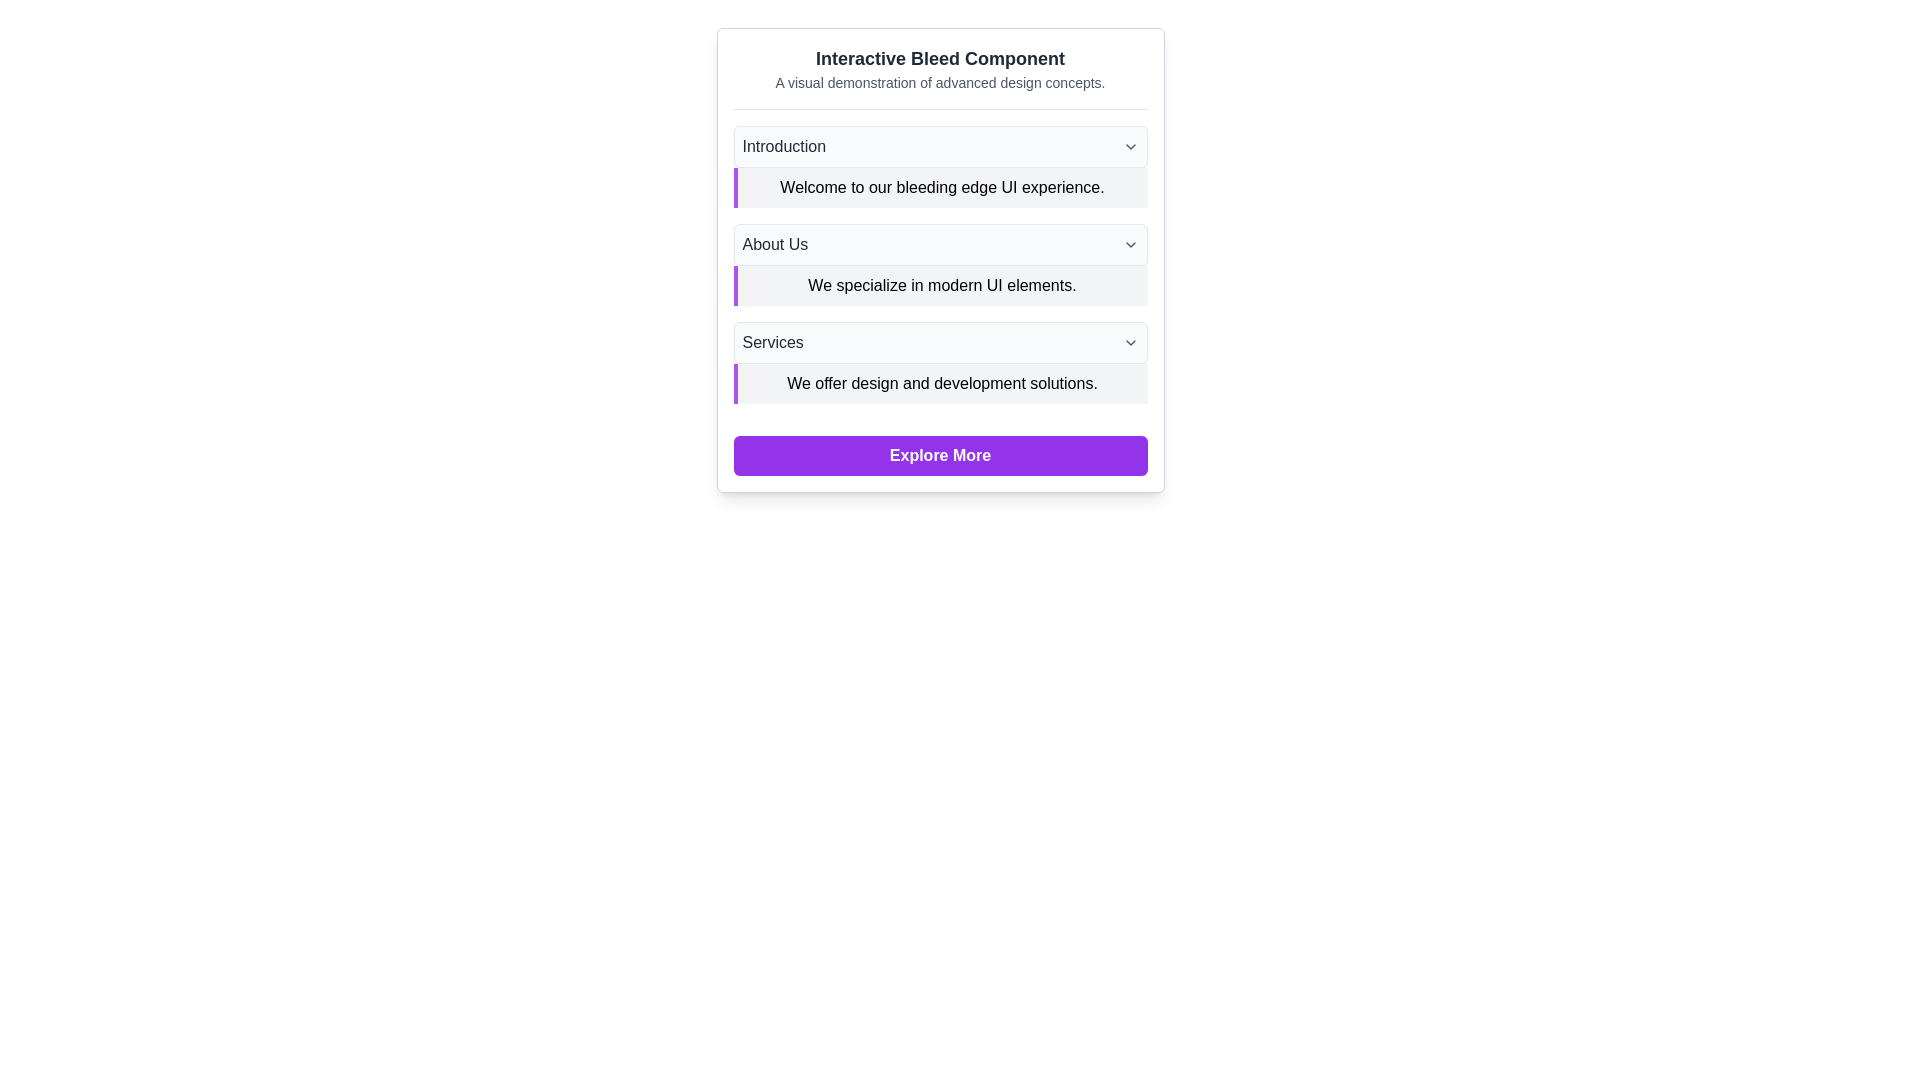 Image resolution: width=1920 pixels, height=1080 pixels. Describe the element at coordinates (939, 264) in the screenshot. I see `the 'About Us' entry in the collapsible list under the 'Interactive Bleed Component'` at that location.